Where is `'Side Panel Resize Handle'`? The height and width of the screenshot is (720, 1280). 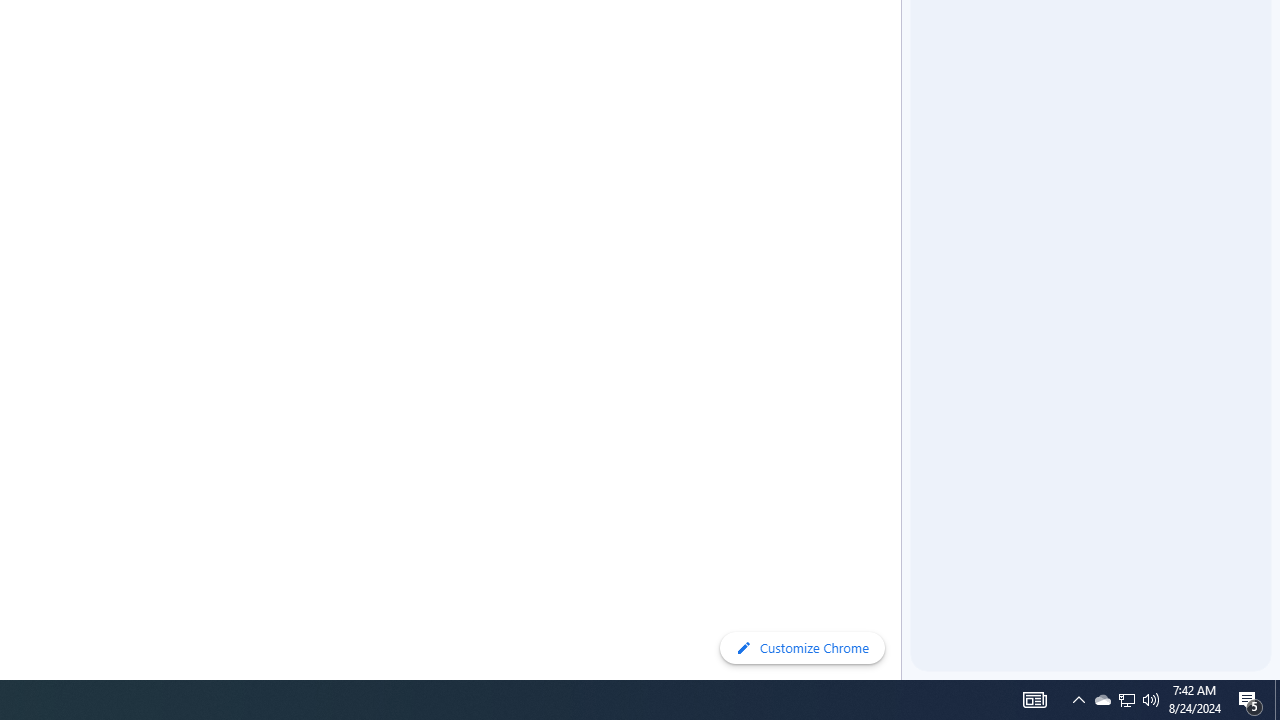 'Side Panel Resize Handle' is located at coordinates (904, 39).